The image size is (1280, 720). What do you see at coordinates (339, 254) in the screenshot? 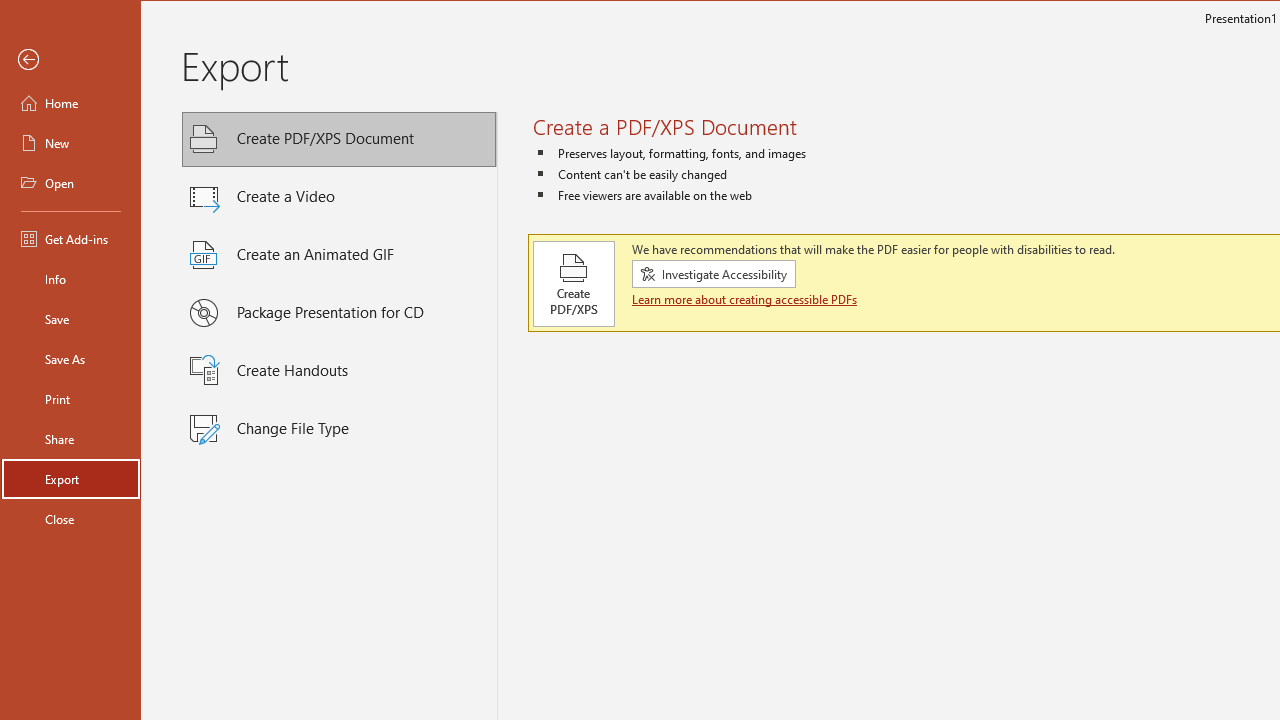
I see `'Create an Animated GIF'` at bounding box center [339, 254].